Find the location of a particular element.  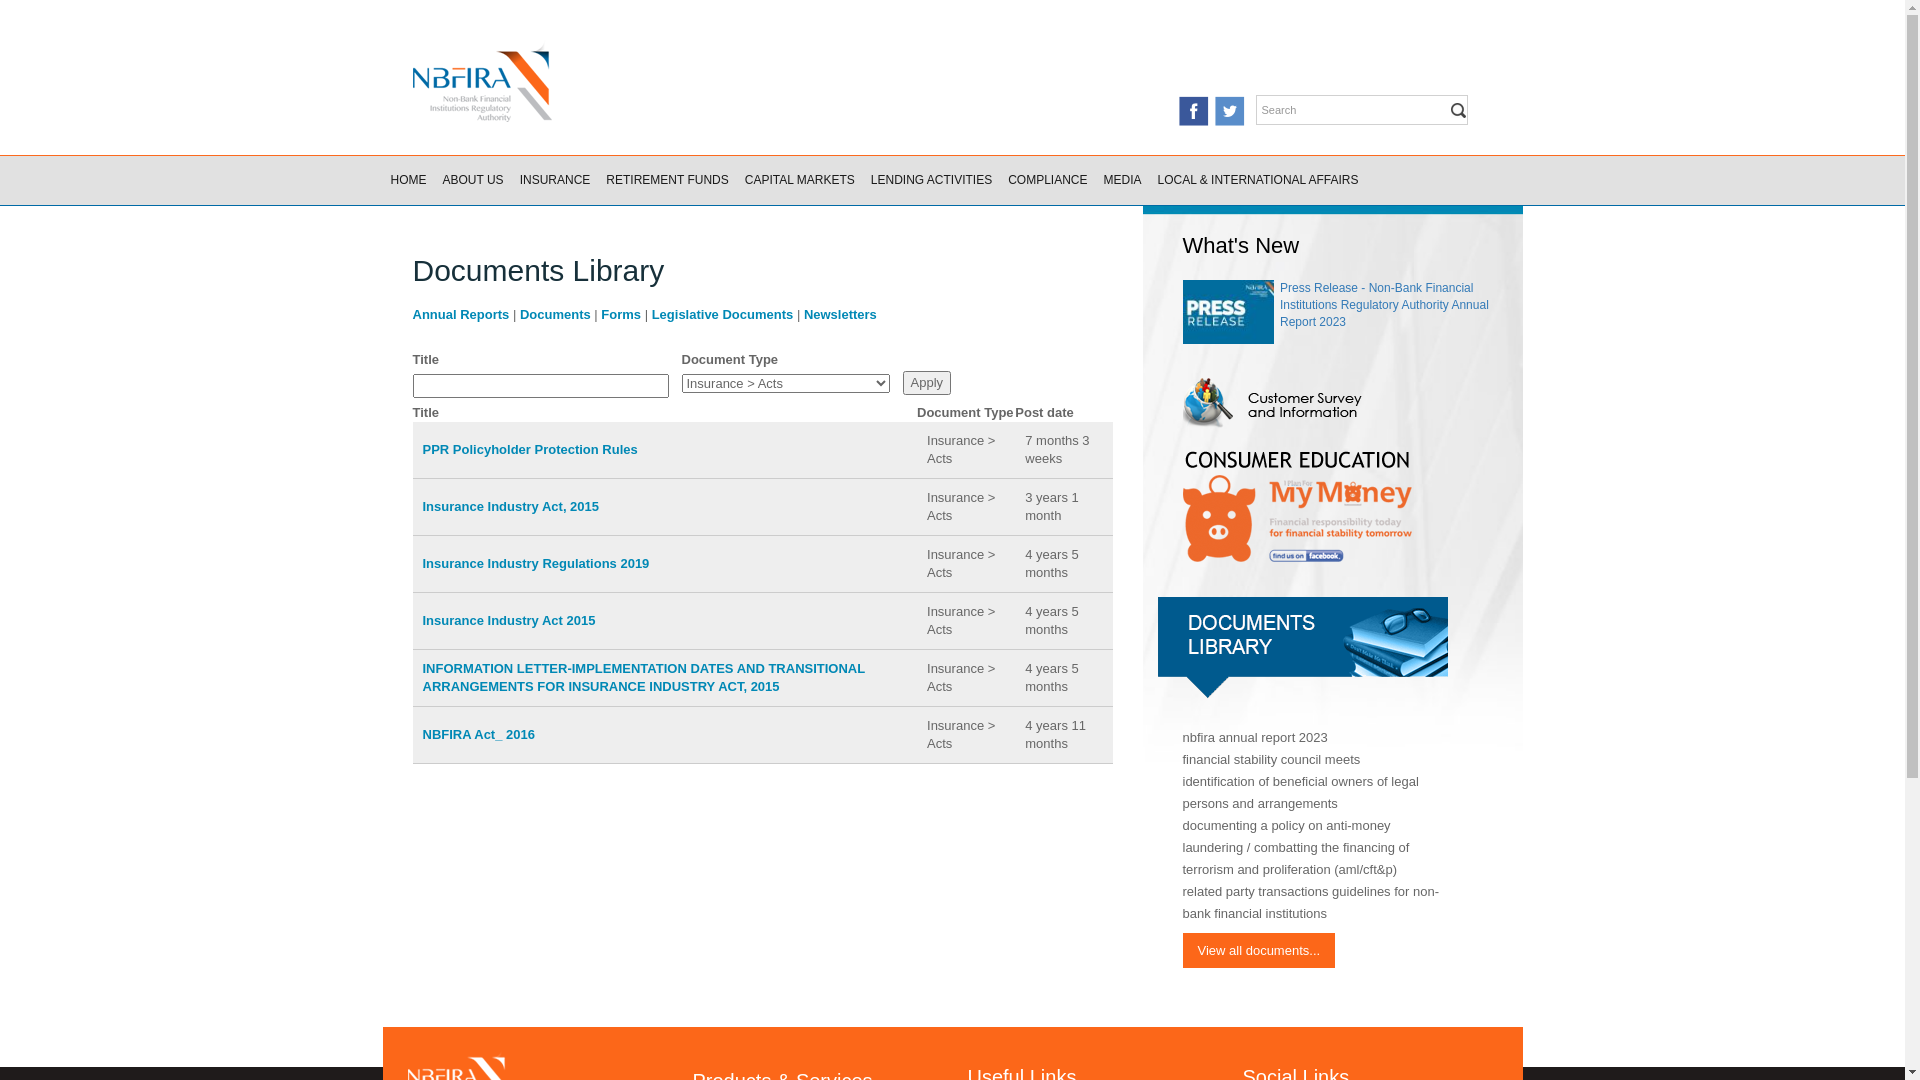

'RETIREMENT FUNDS' is located at coordinates (667, 180).